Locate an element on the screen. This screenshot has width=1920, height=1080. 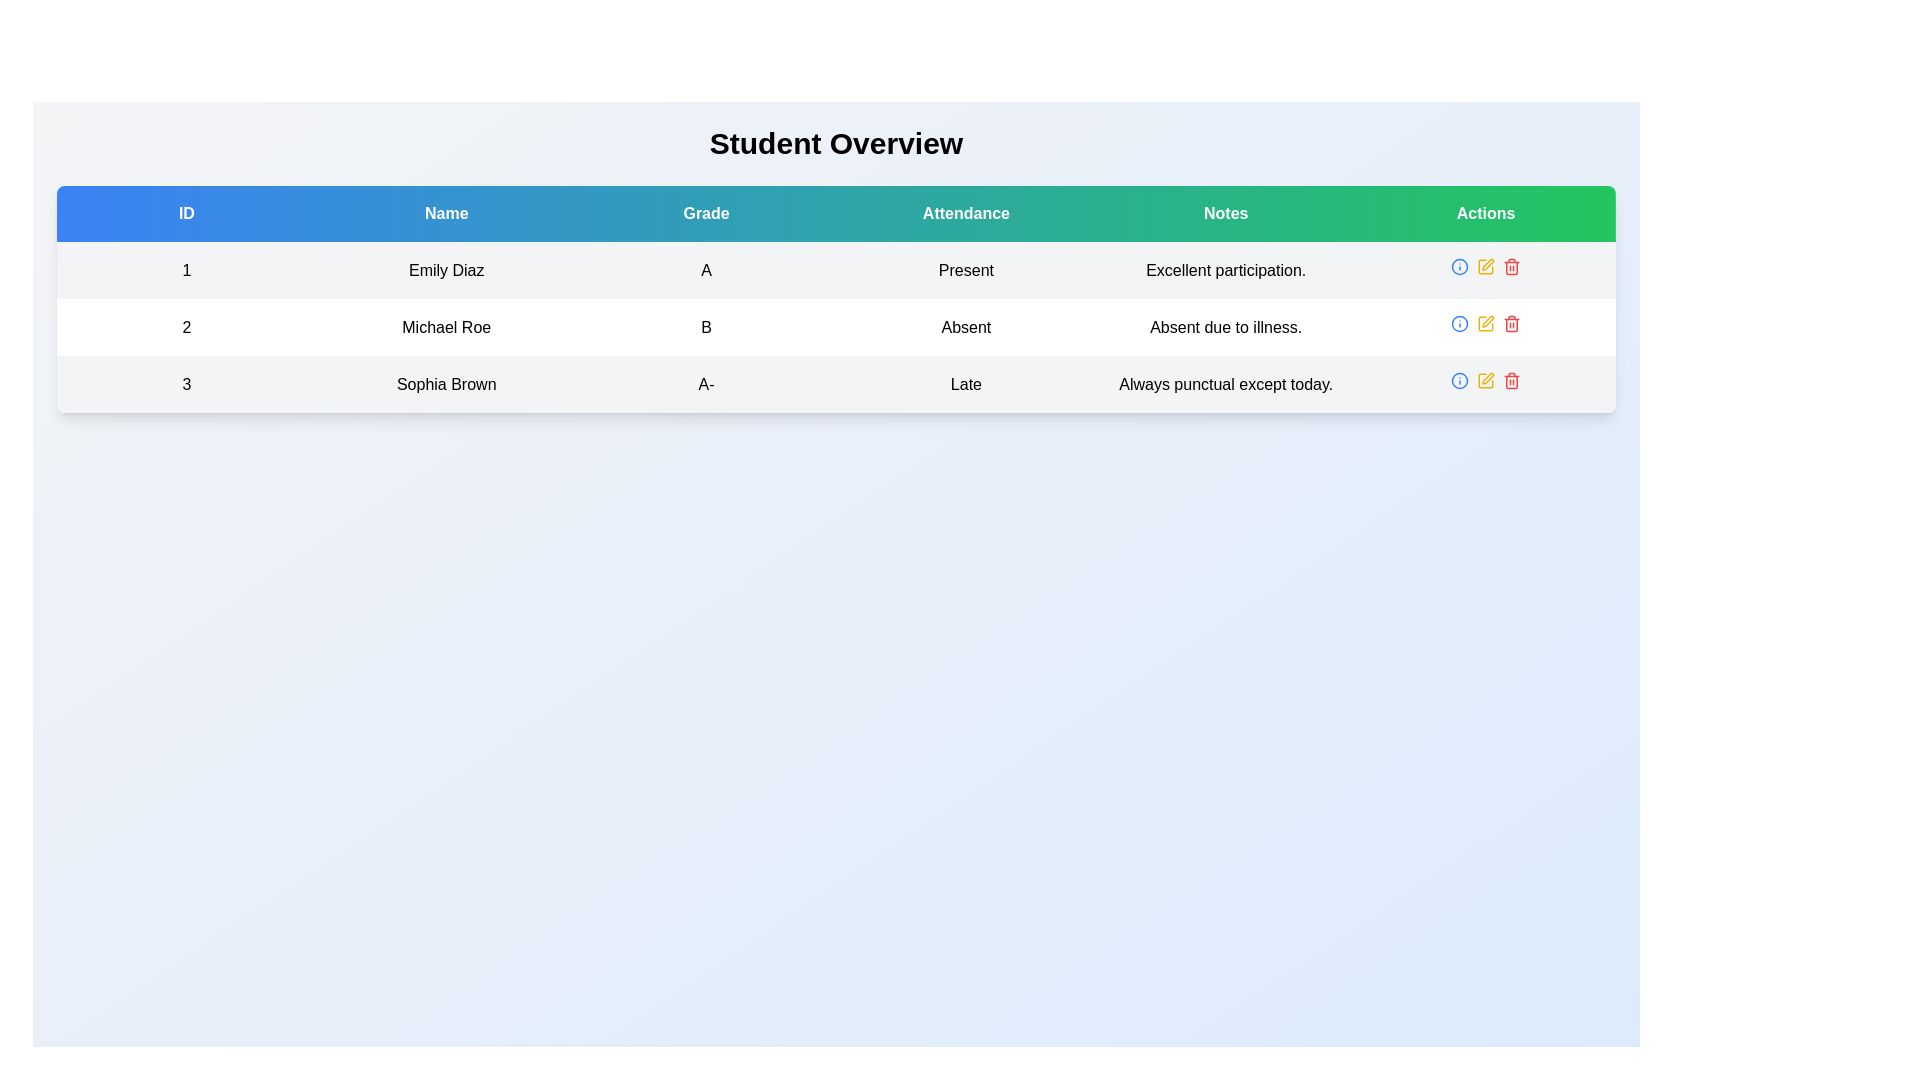
the pen or writing tool icon located in the Actions section for the student Michael Roe to trigger the tooltip or highlight effect is located at coordinates (1488, 263).